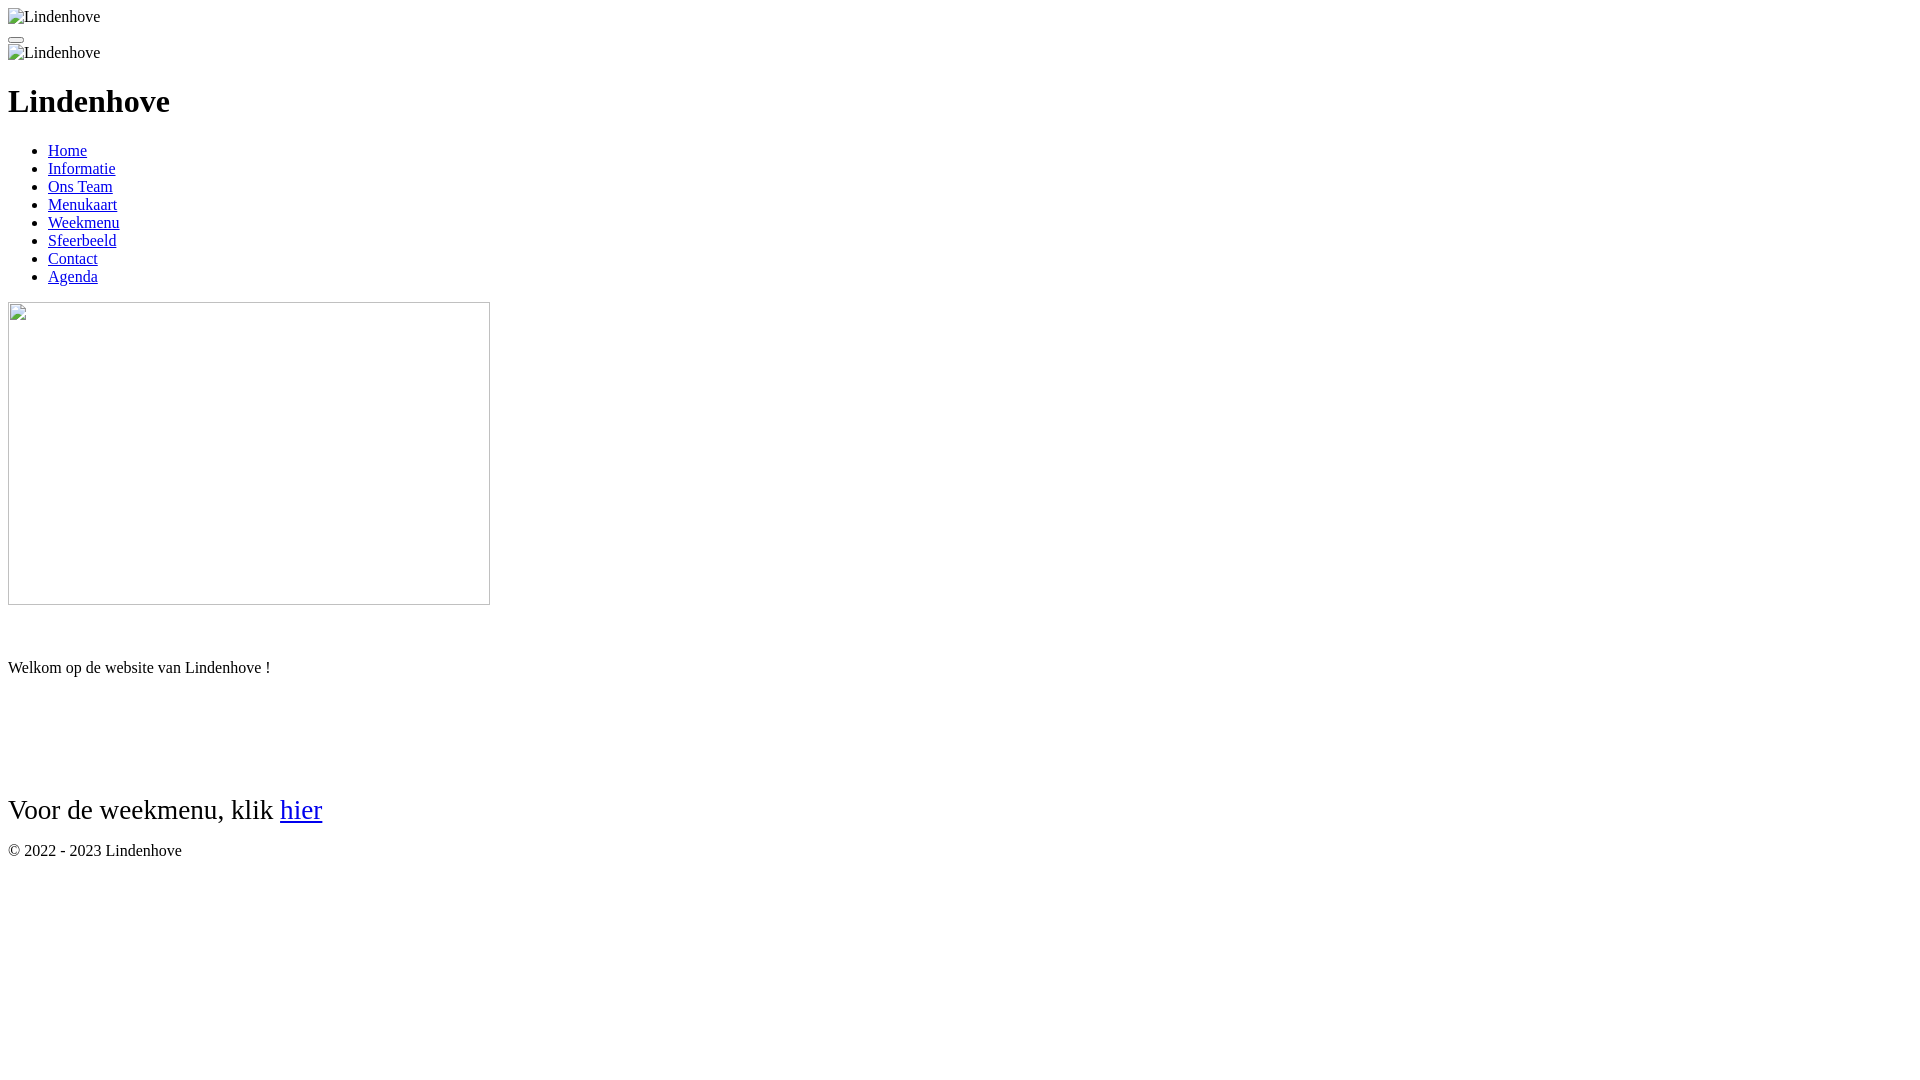 The width and height of the screenshot is (1920, 1080). I want to click on 'Contact', so click(72, 257).